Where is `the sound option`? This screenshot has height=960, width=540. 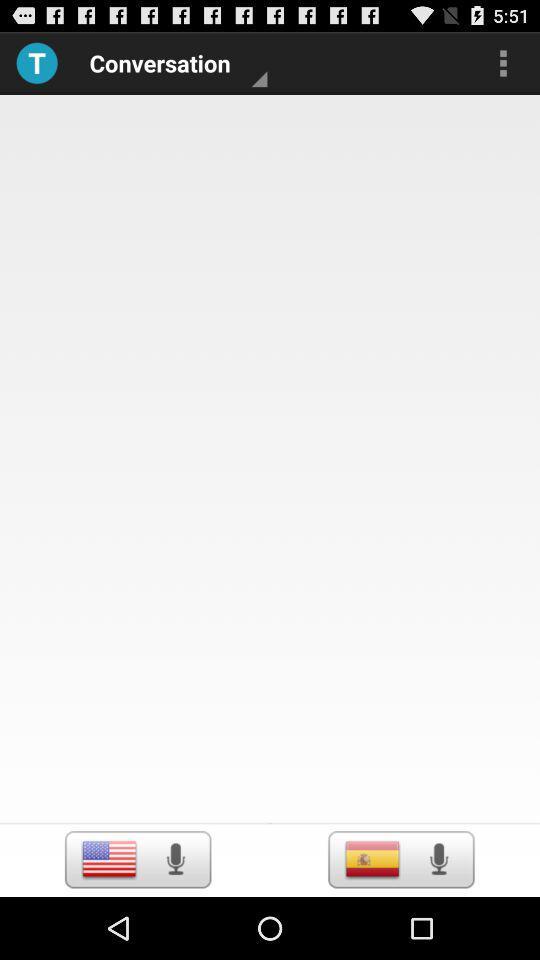
the sound option is located at coordinates (437, 858).